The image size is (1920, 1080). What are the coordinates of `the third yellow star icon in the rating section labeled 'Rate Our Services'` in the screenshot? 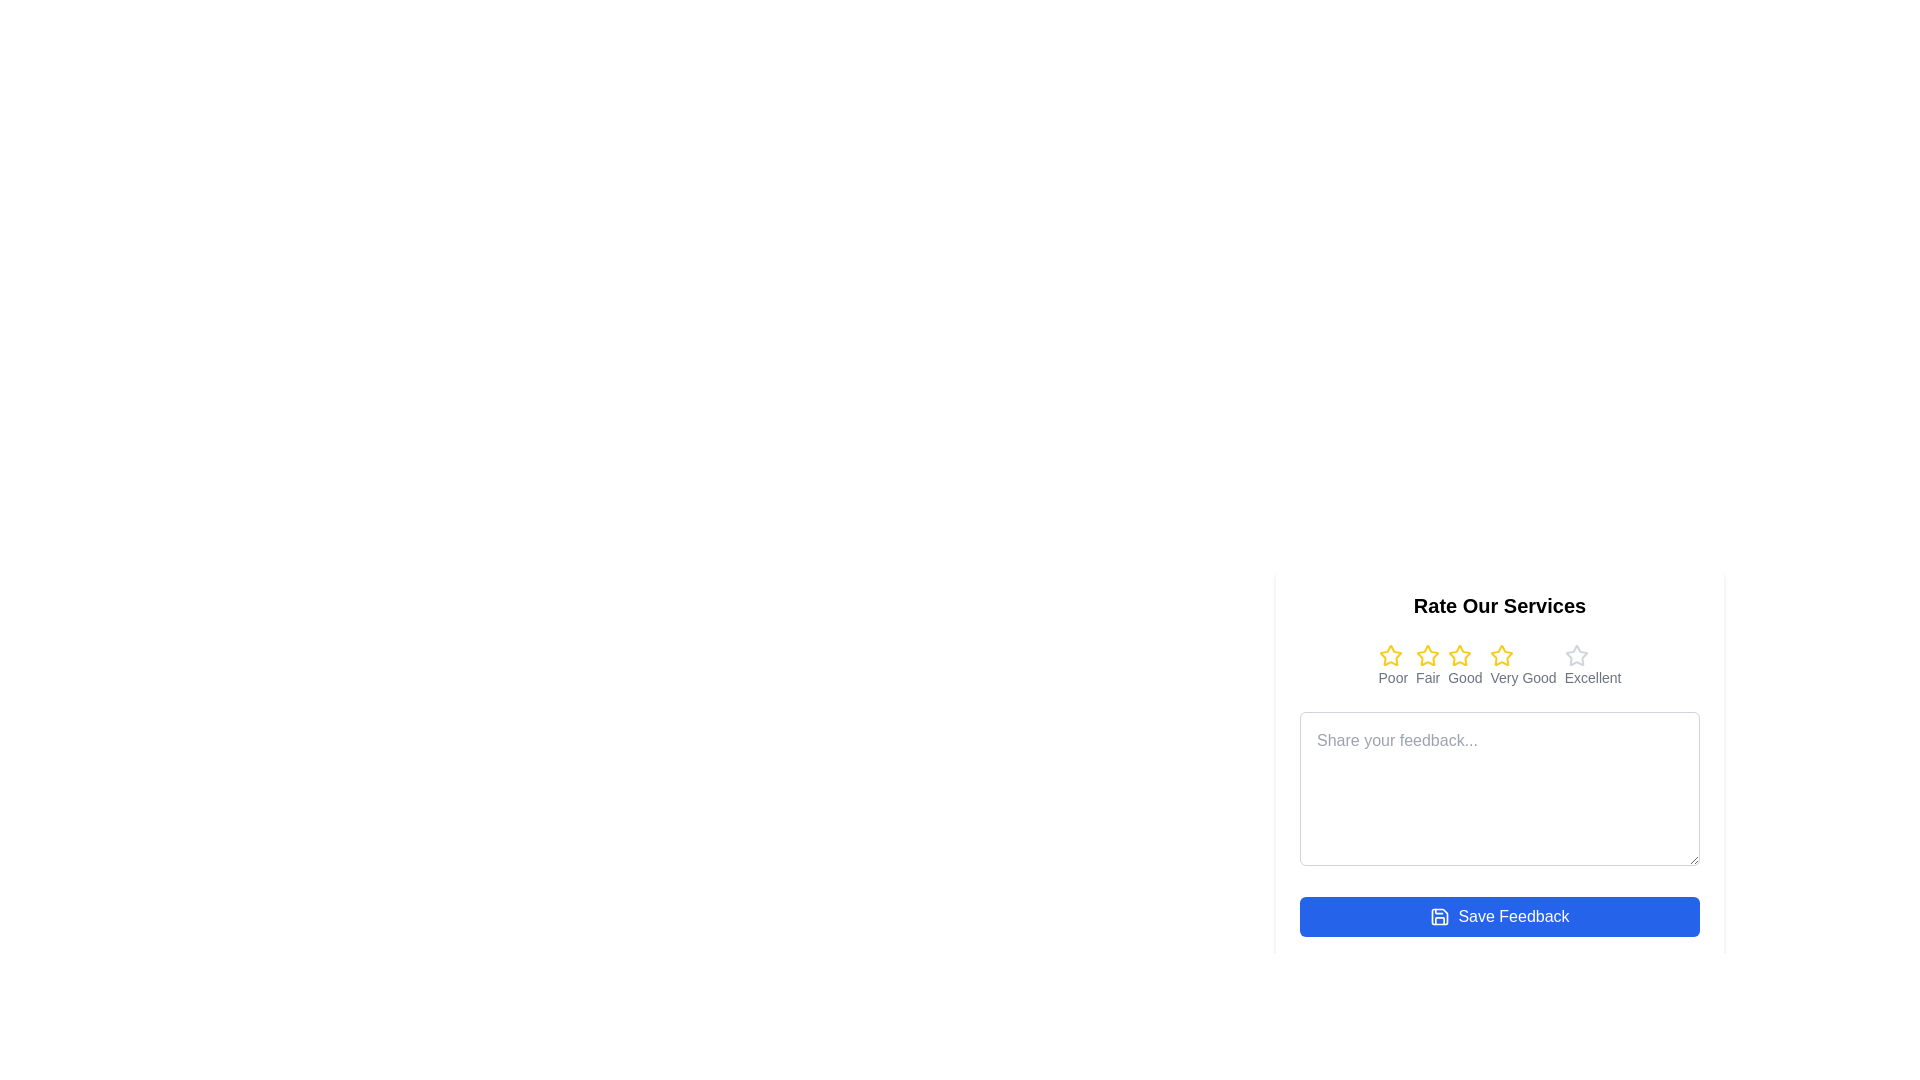 It's located at (1460, 655).